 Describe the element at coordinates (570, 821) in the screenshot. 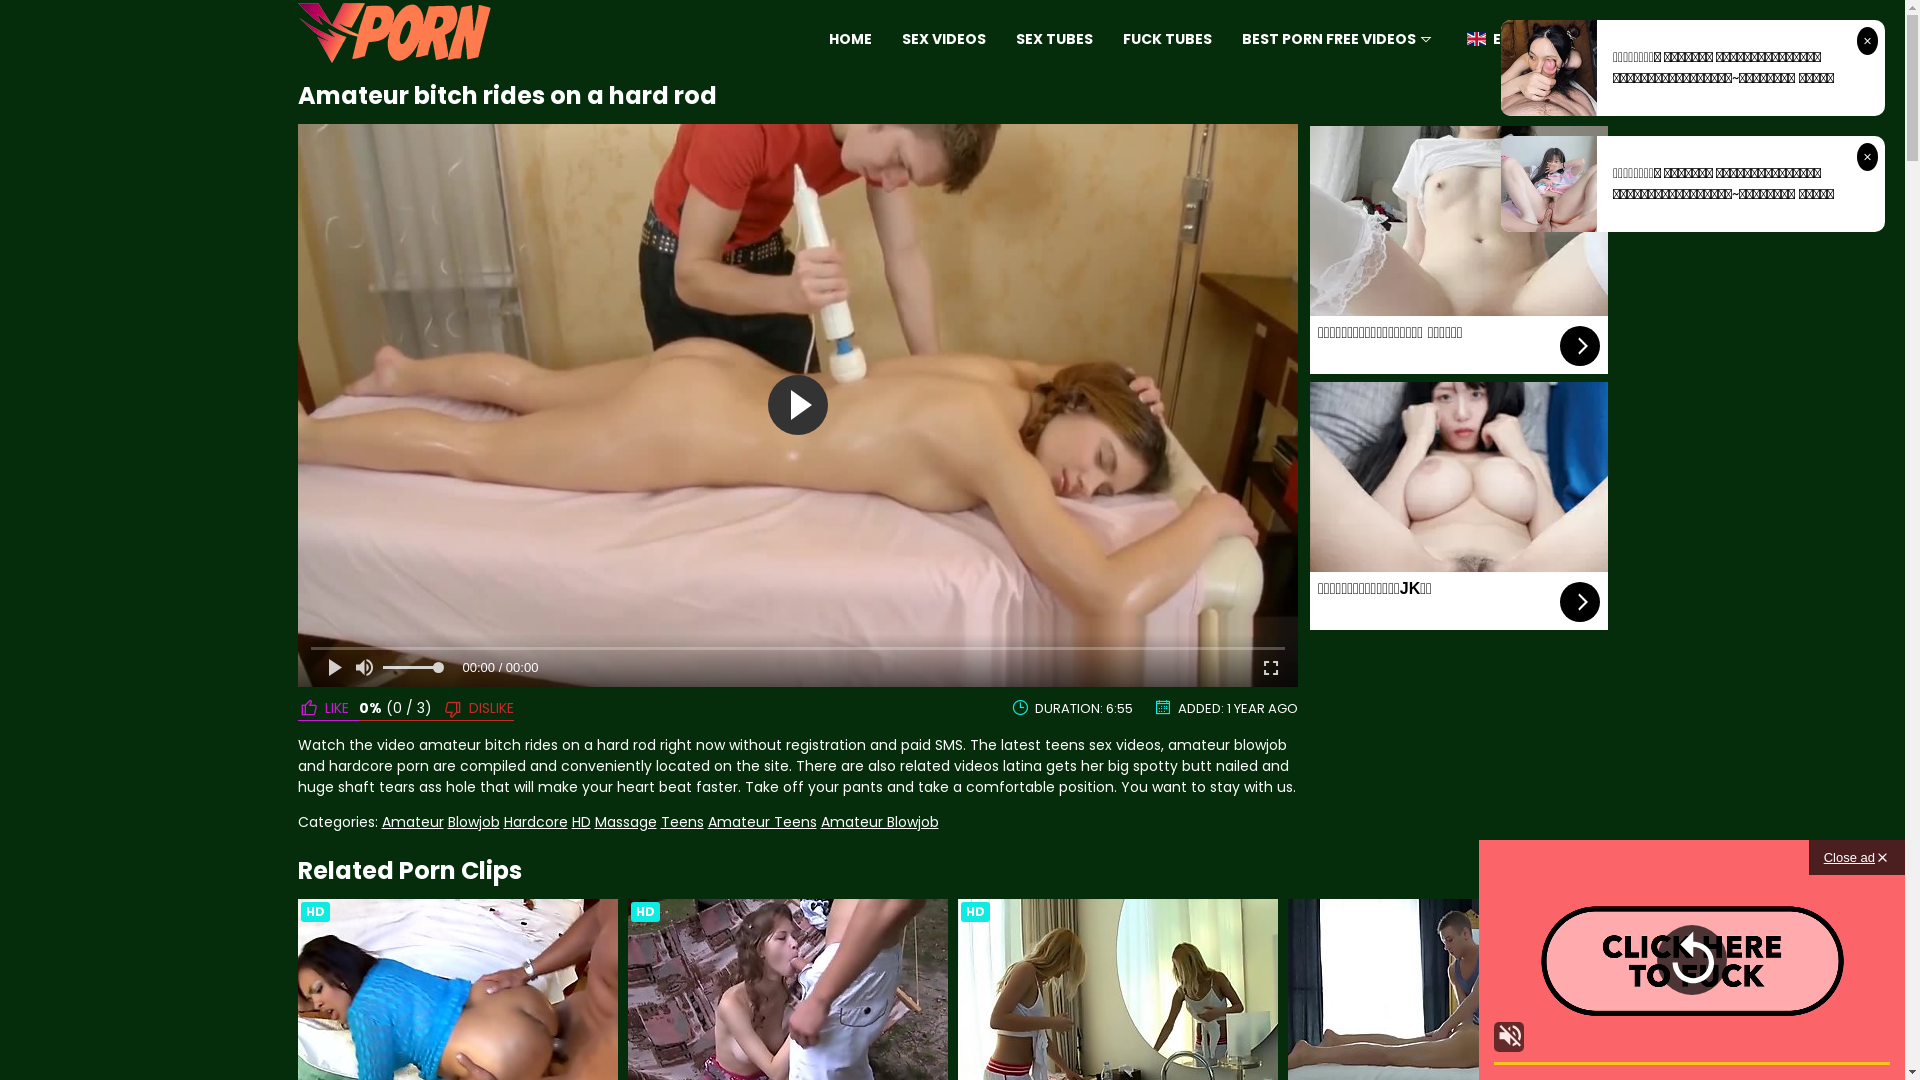

I see `'HD'` at that location.